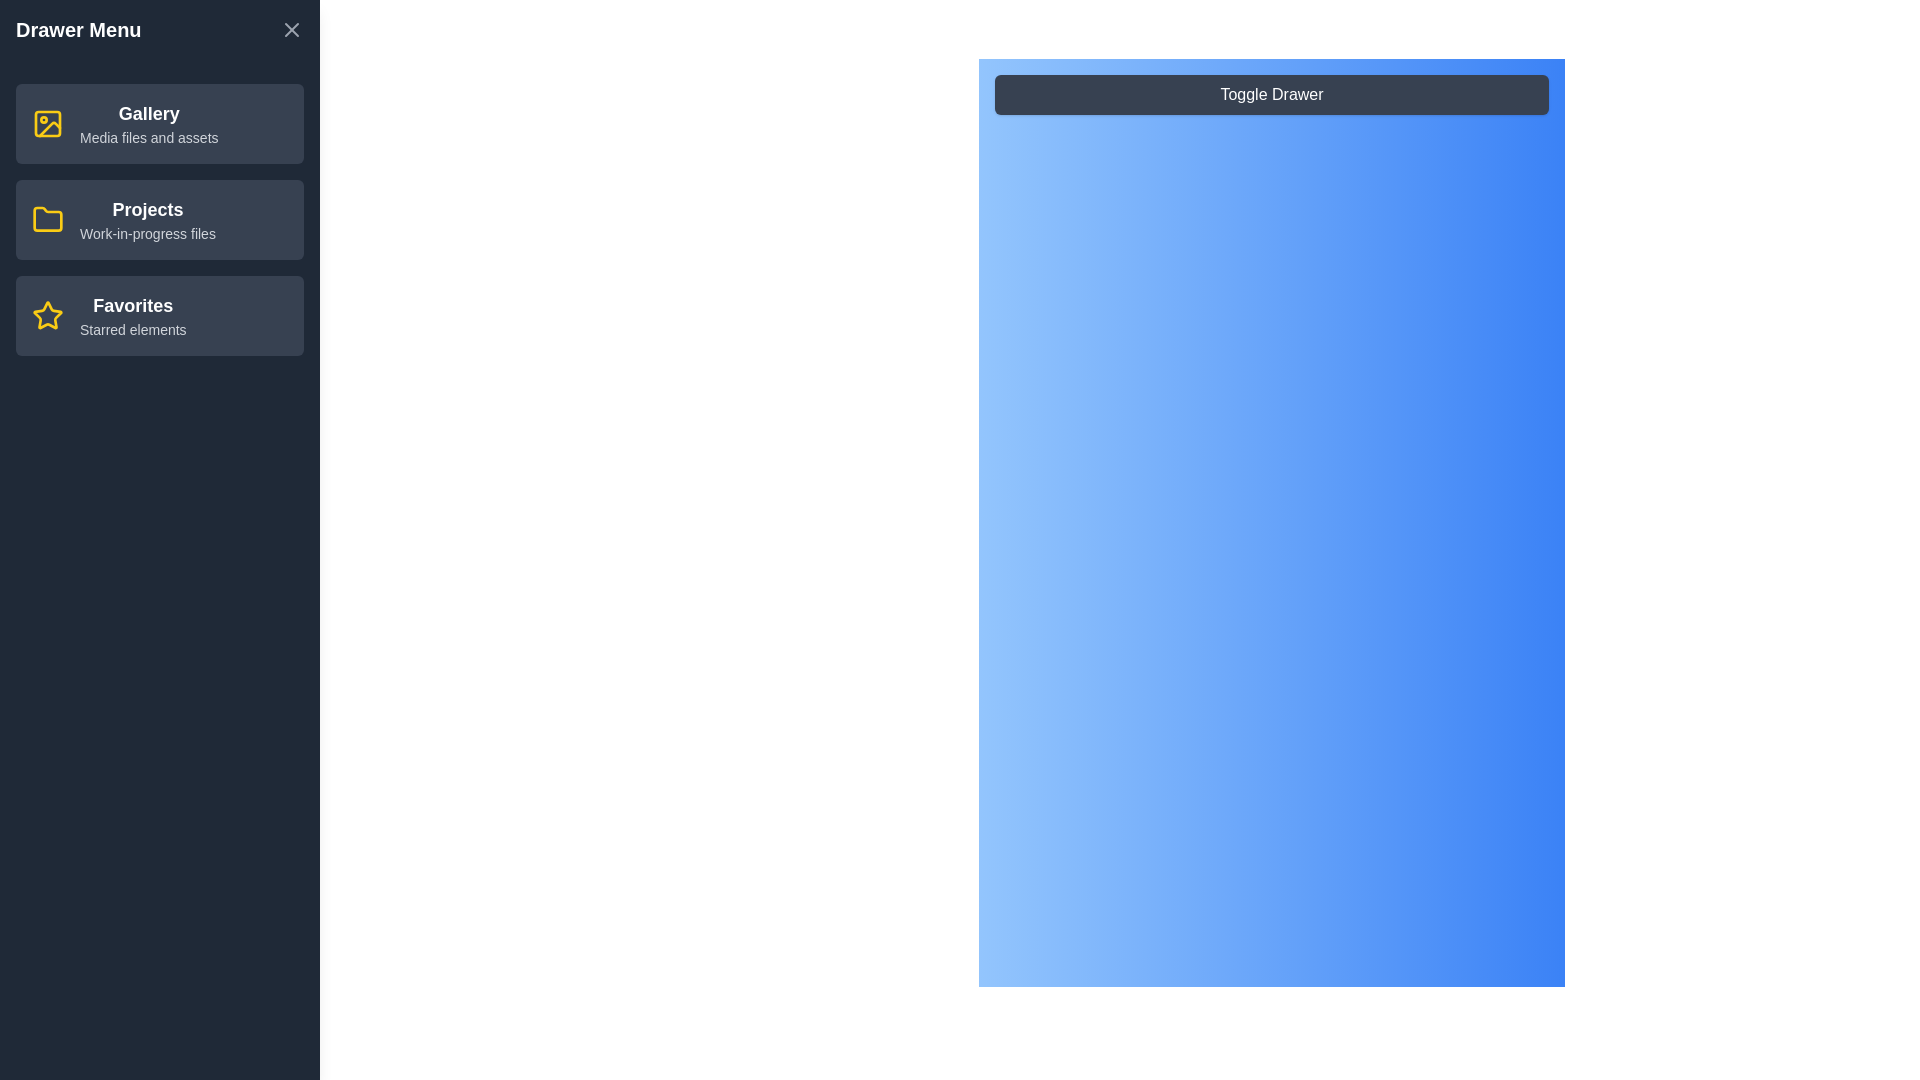 This screenshot has width=1920, height=1080. Describe the element at coordinates (158, 219) in the screenshot. I see `the menu item Projects to highlight it` at that location.